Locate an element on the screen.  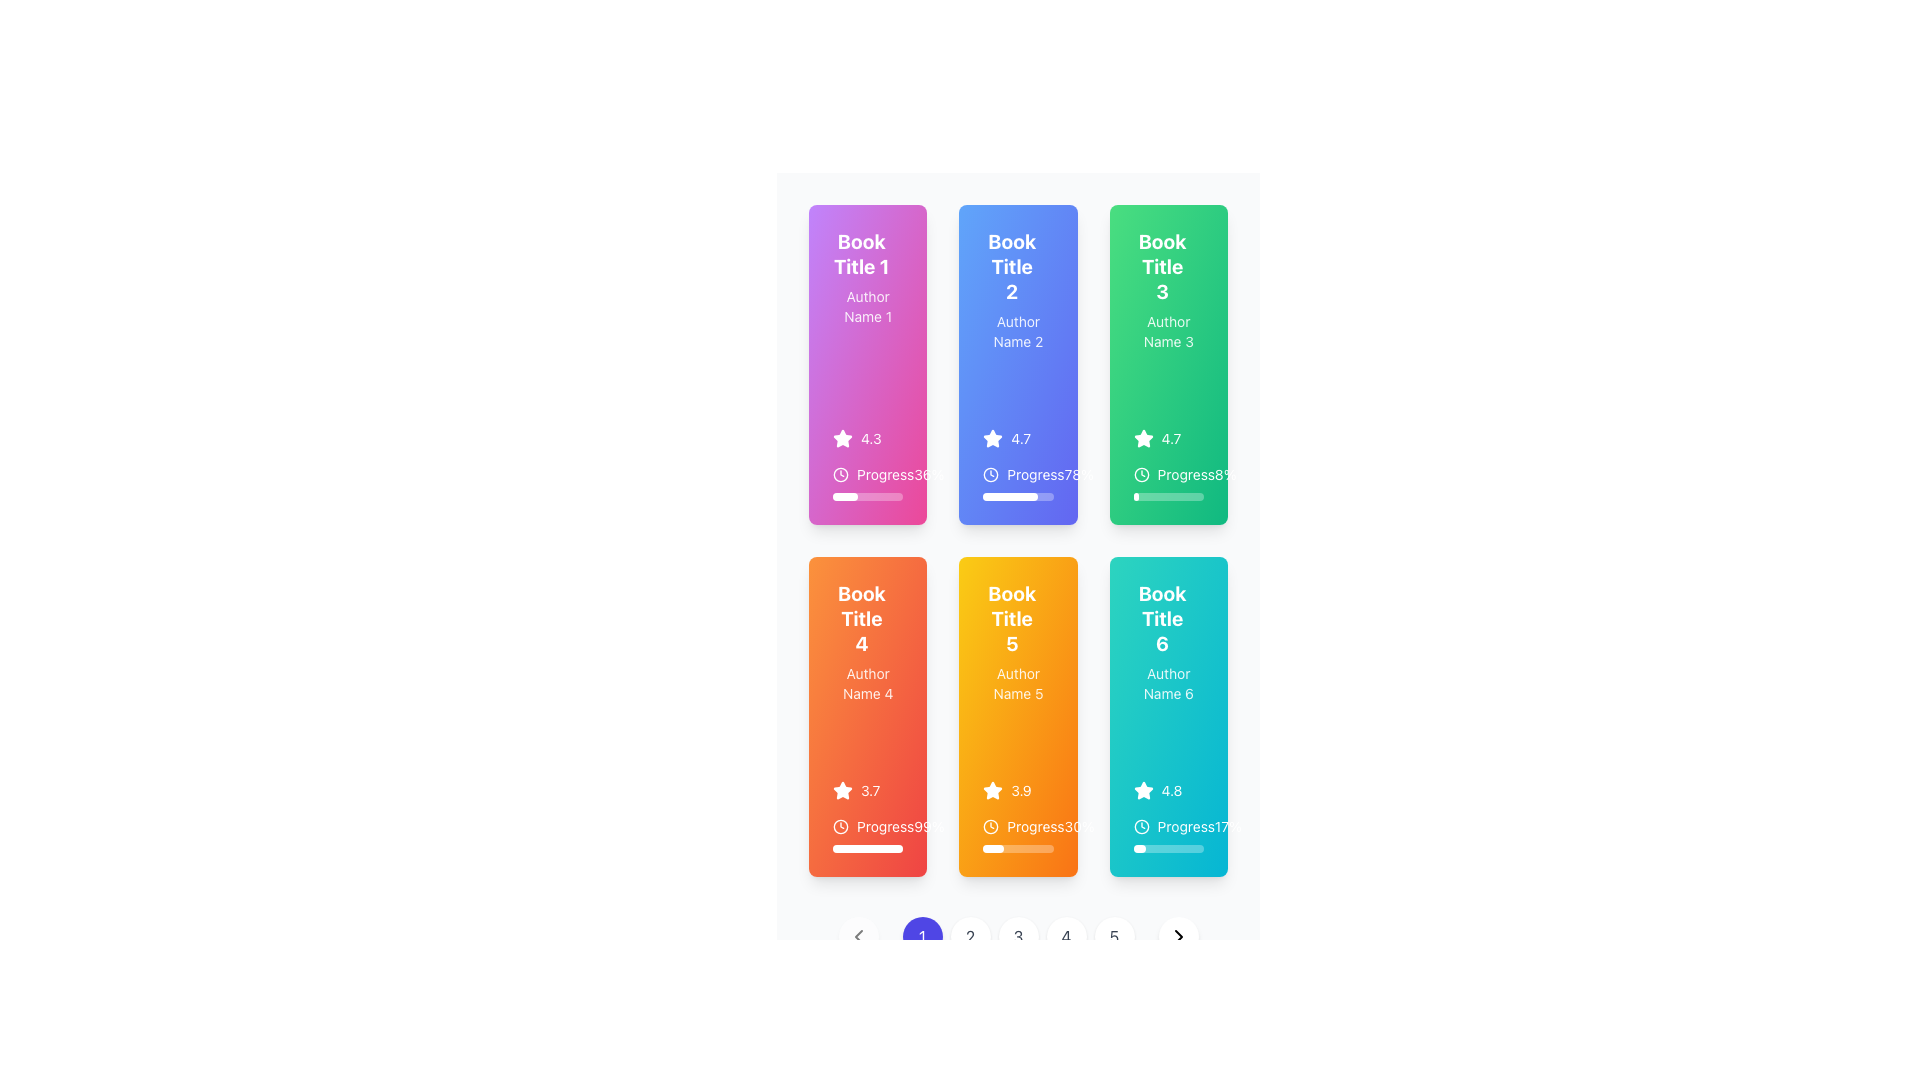
visual progress of the Progress Bar located in the fourth card of a six-card grid layout under the label 'Progress99%', indicating 99% completion is located at coordinates (868, 848).